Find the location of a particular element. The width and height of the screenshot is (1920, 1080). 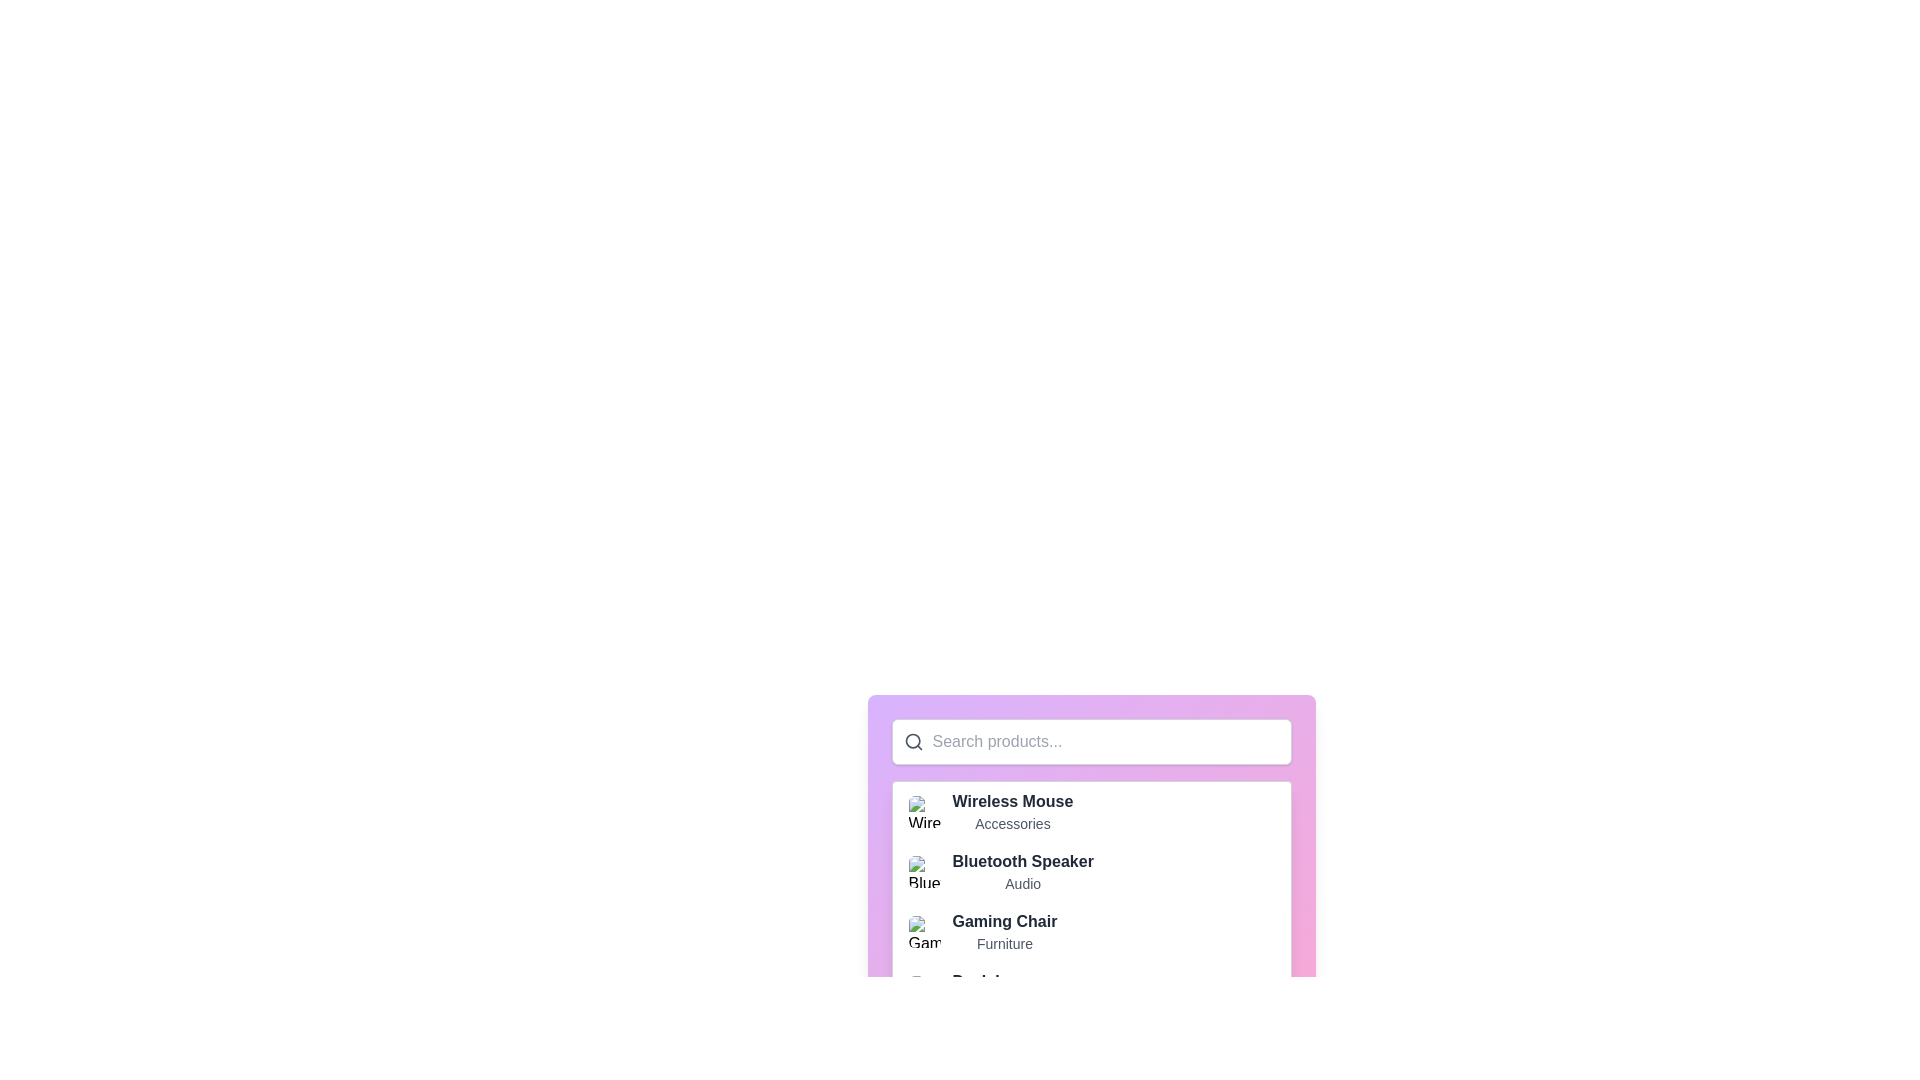

the 'Gaming Chair' text label, which is styled in bold font and dark gray color, located in a vertical list of products is located at coordinates (1004, 921).